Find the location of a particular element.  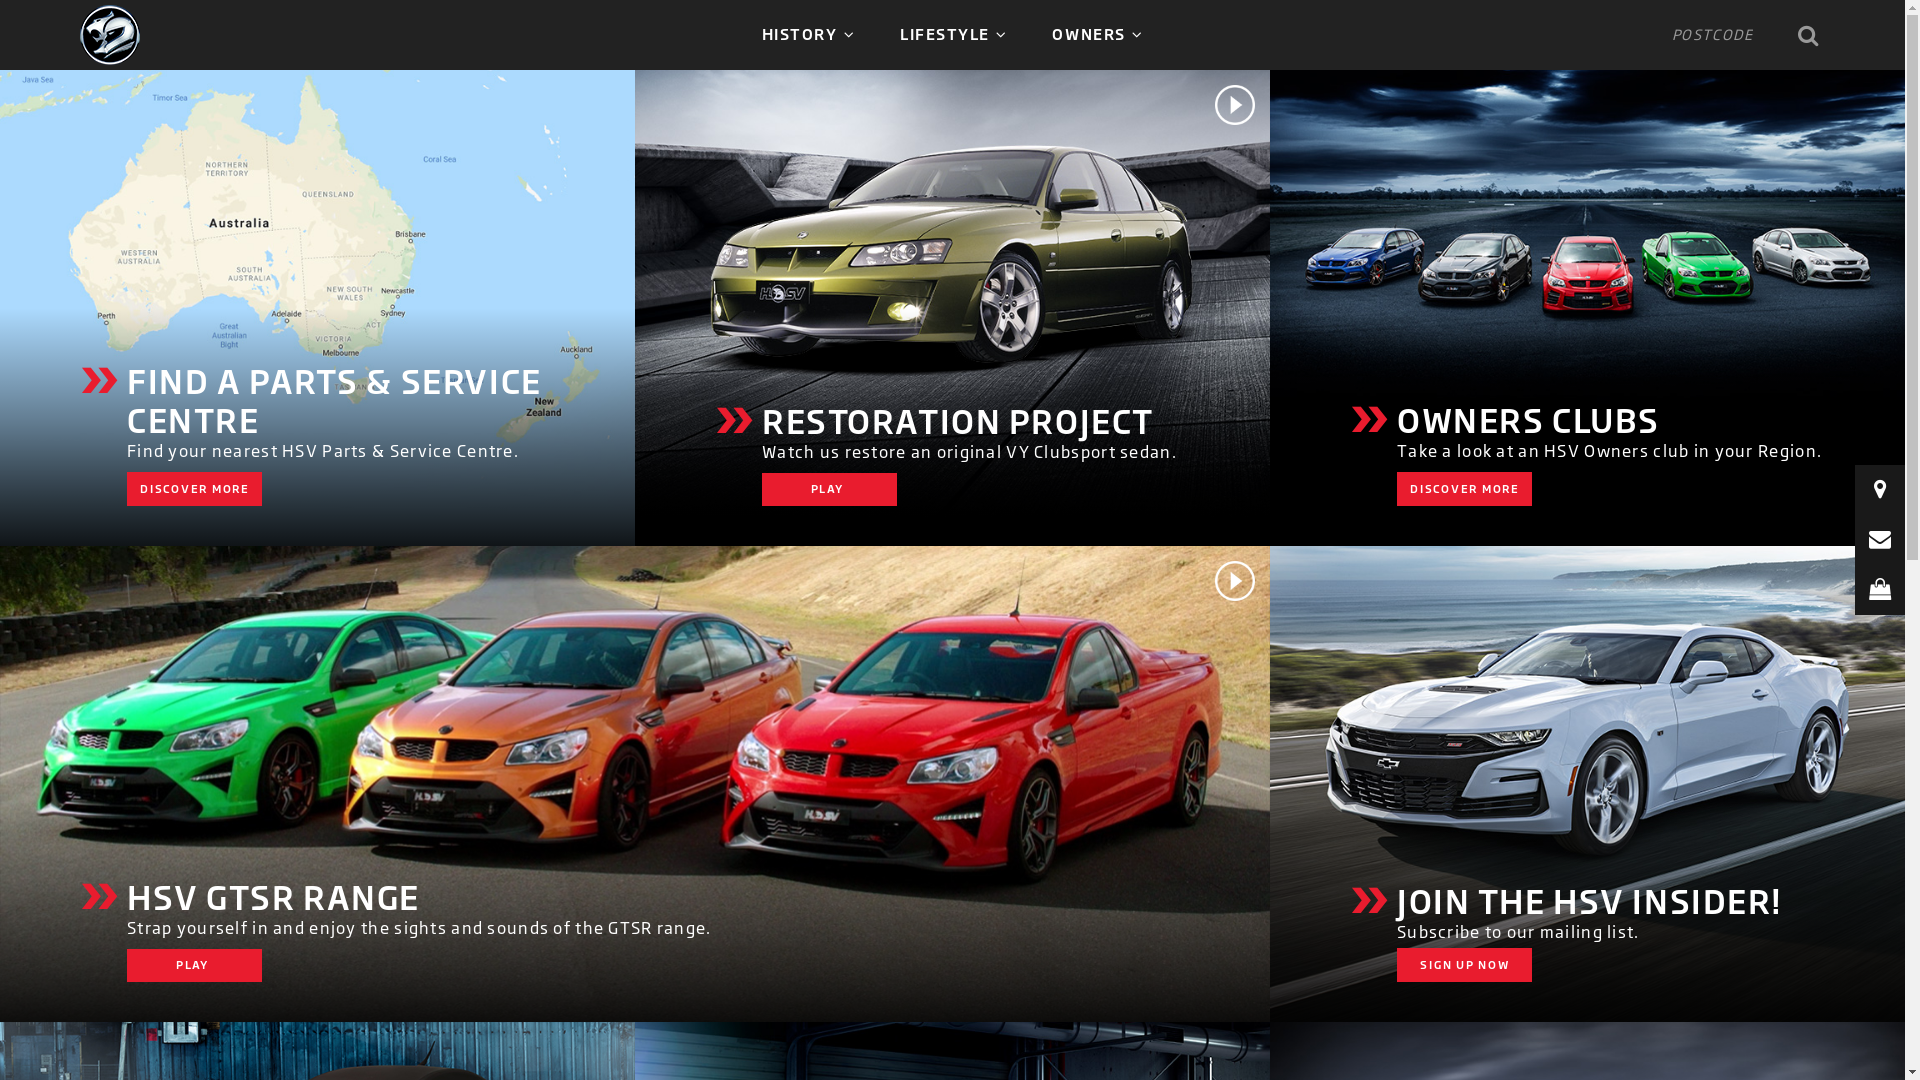

'Subscribe to HSV' is located at coordinates (1586, 782).